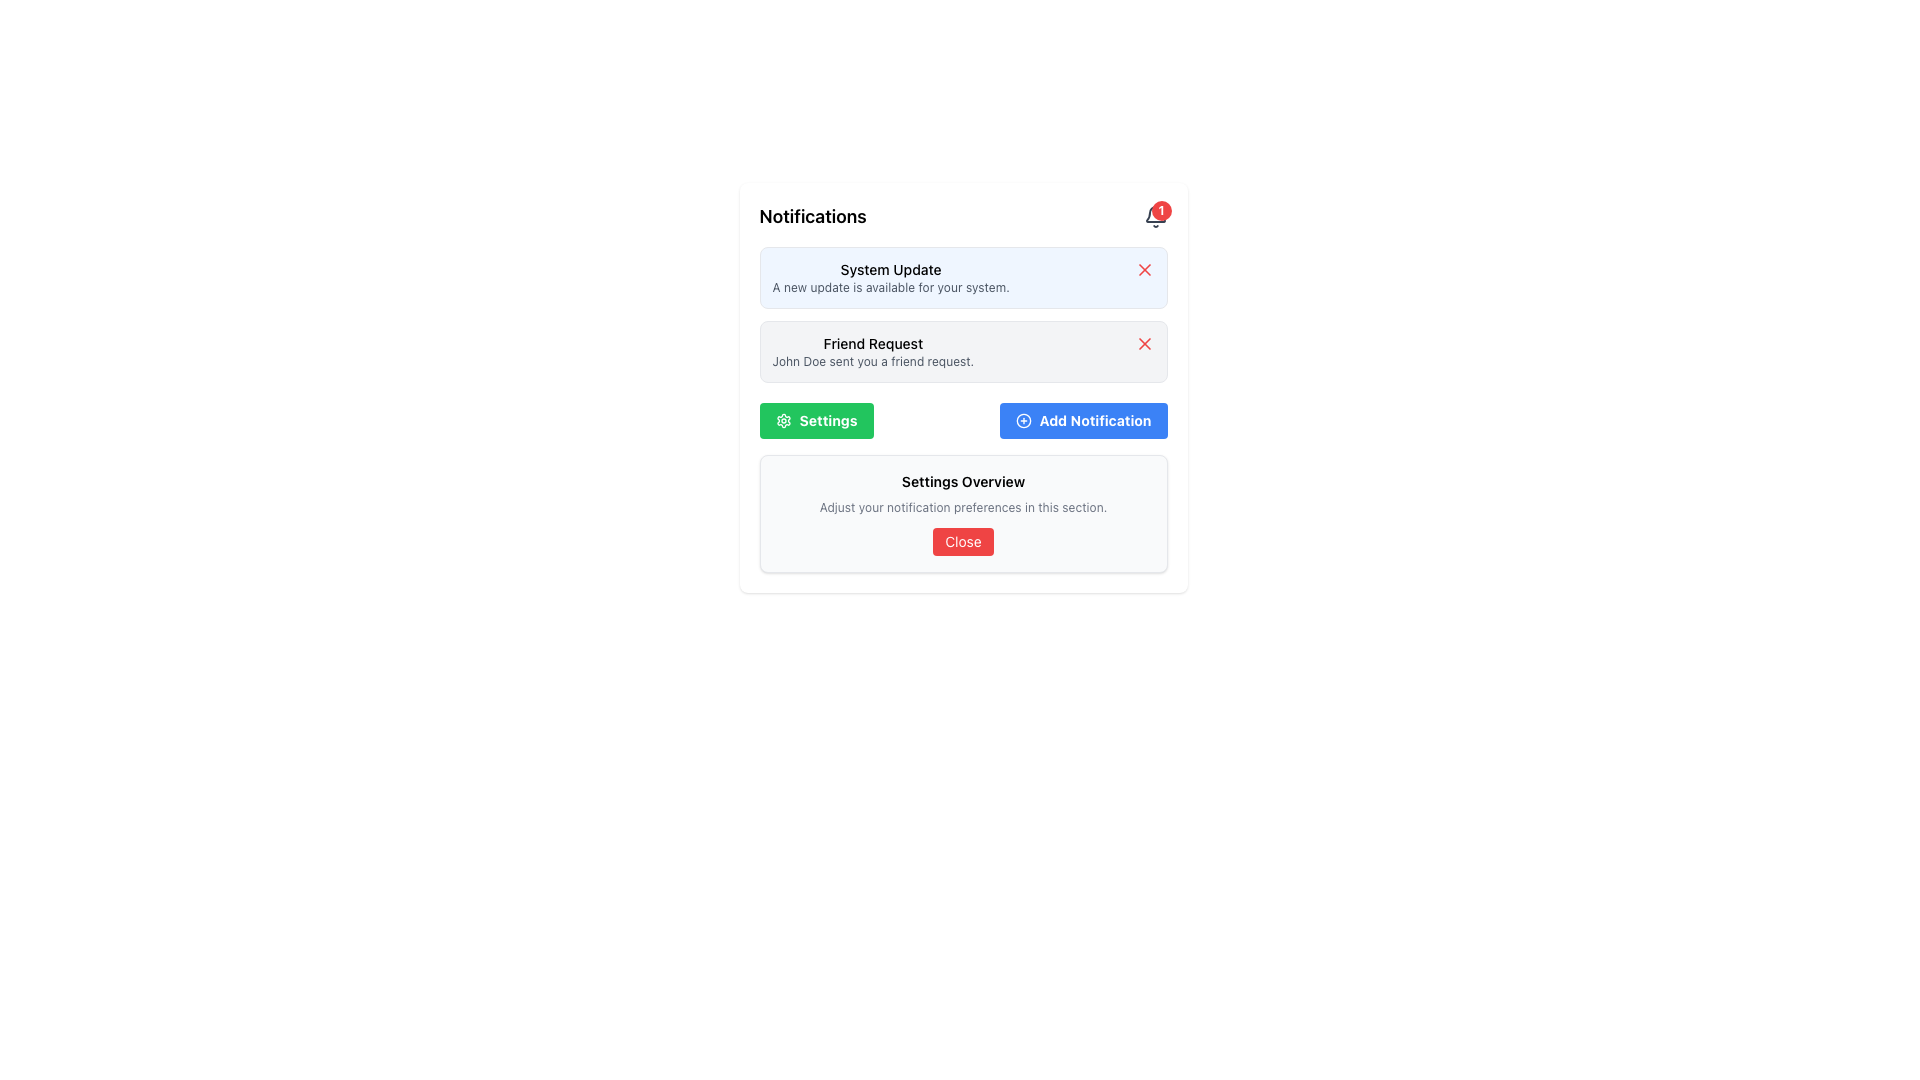 The height and width of the screenshot is (1080, 1920). I want to click on the red 'Close' button located at the bottom of the 'Settings Overview' section, so click(963, 542).